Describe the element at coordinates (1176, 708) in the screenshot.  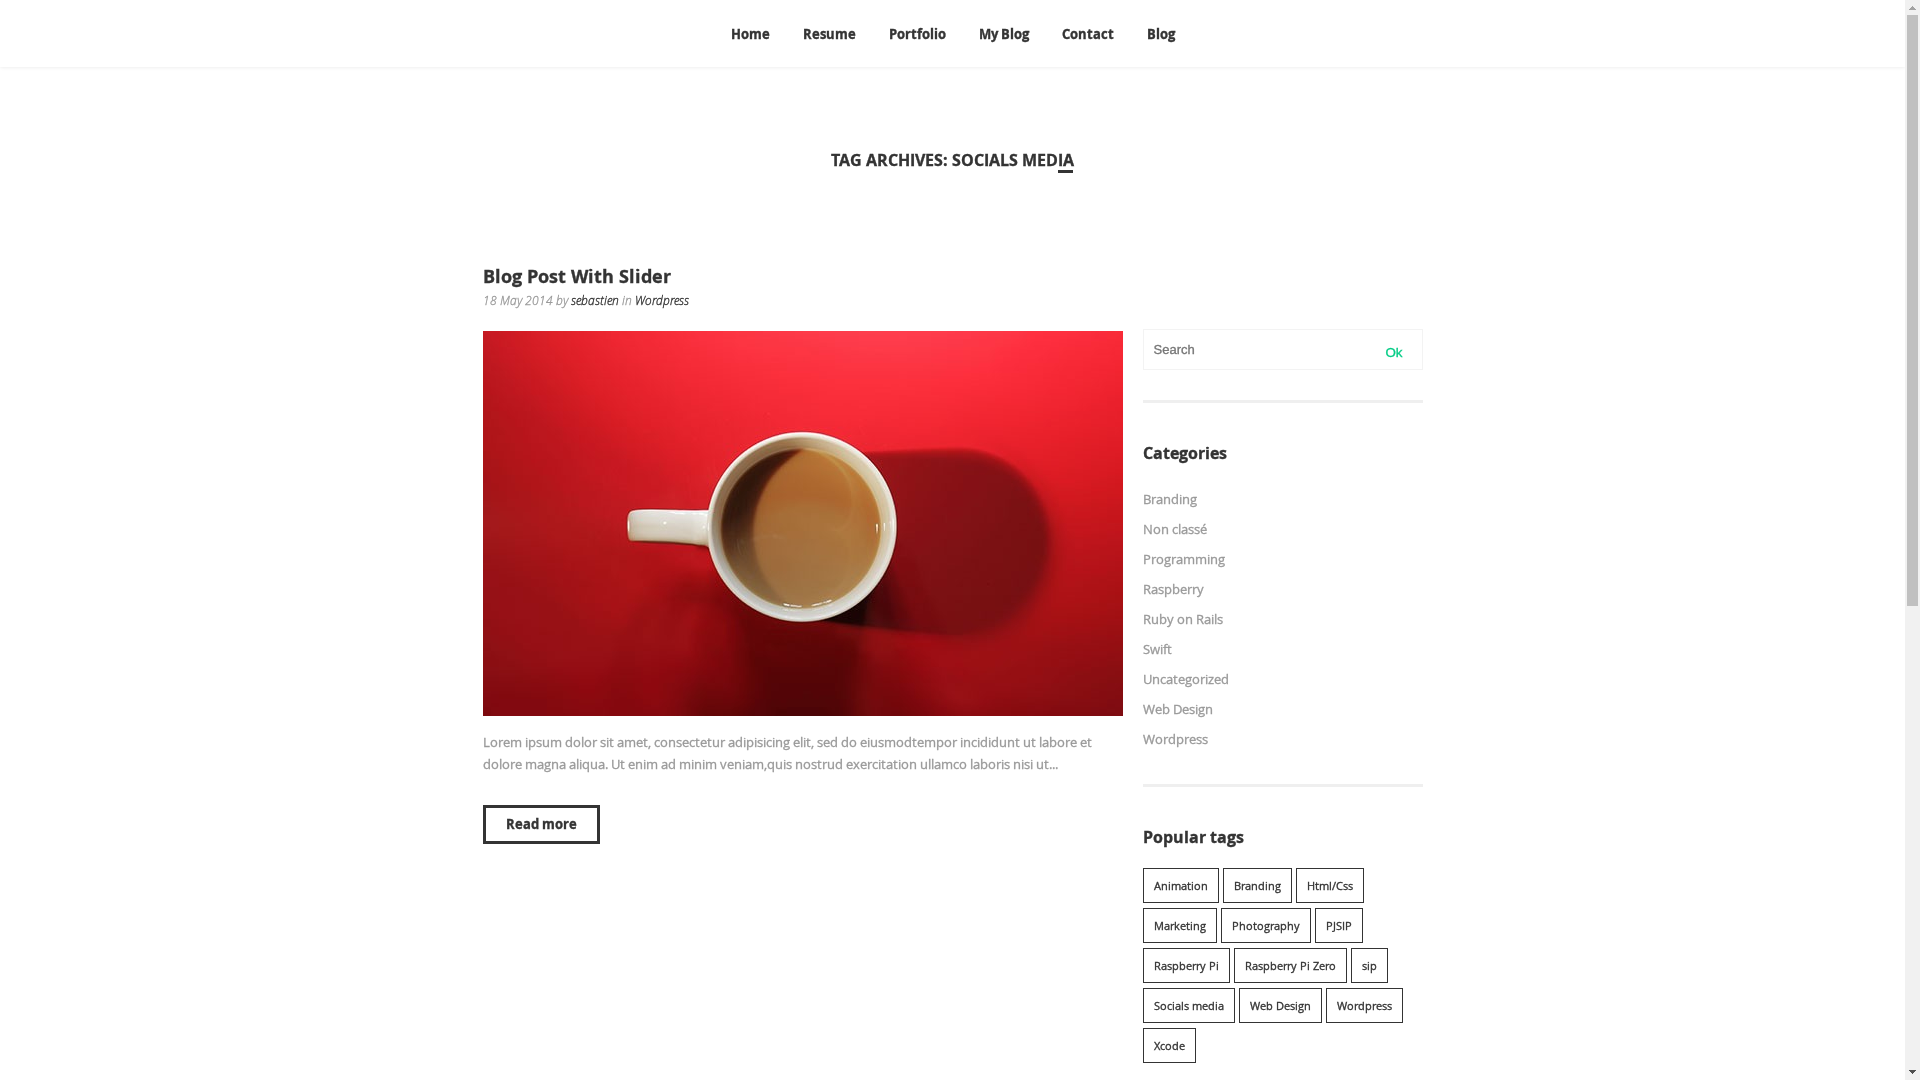
I see `'Web Design'` at that location.